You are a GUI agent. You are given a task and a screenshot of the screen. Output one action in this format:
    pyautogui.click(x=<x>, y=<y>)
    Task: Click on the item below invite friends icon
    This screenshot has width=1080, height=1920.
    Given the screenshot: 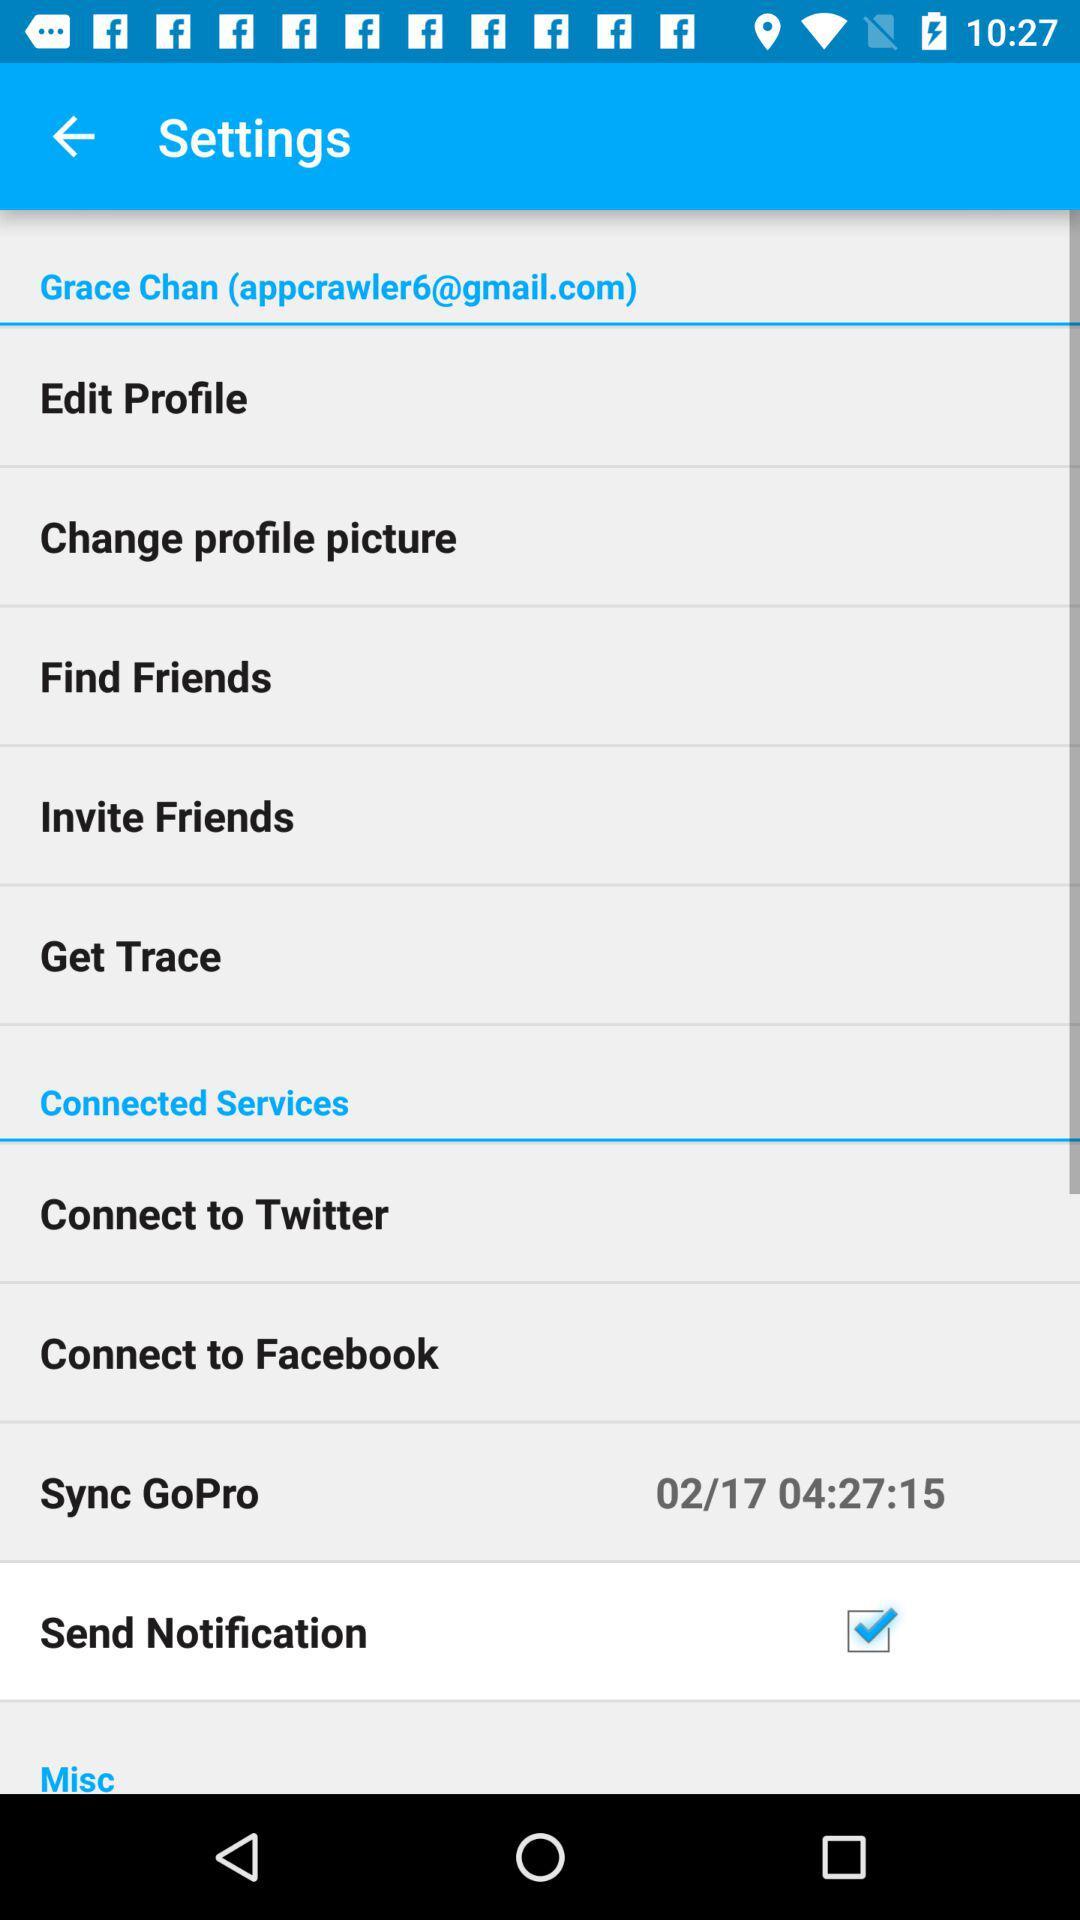 What is the action you would take?
    pyautogui.click(x=540, y=953)
    